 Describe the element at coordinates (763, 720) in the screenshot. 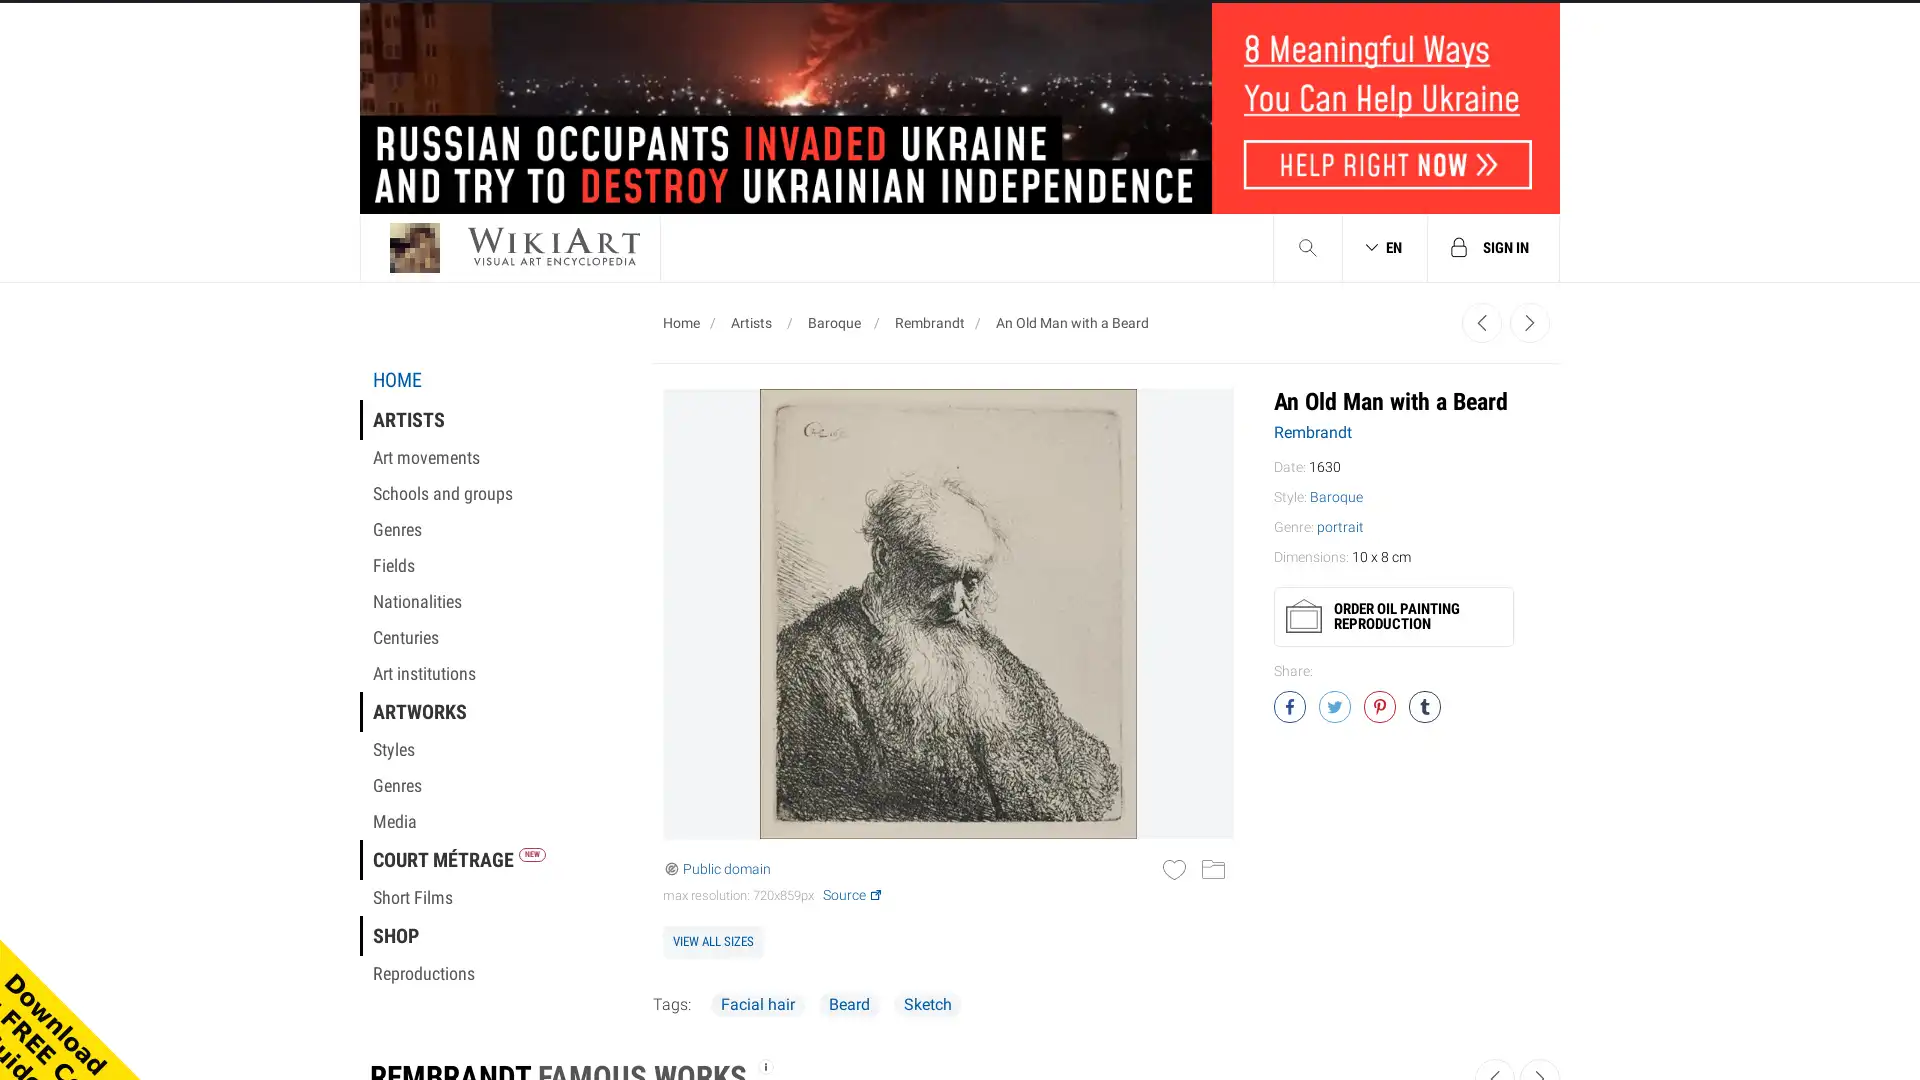

I see `Yes, I want to hook this coupon!` at that location.